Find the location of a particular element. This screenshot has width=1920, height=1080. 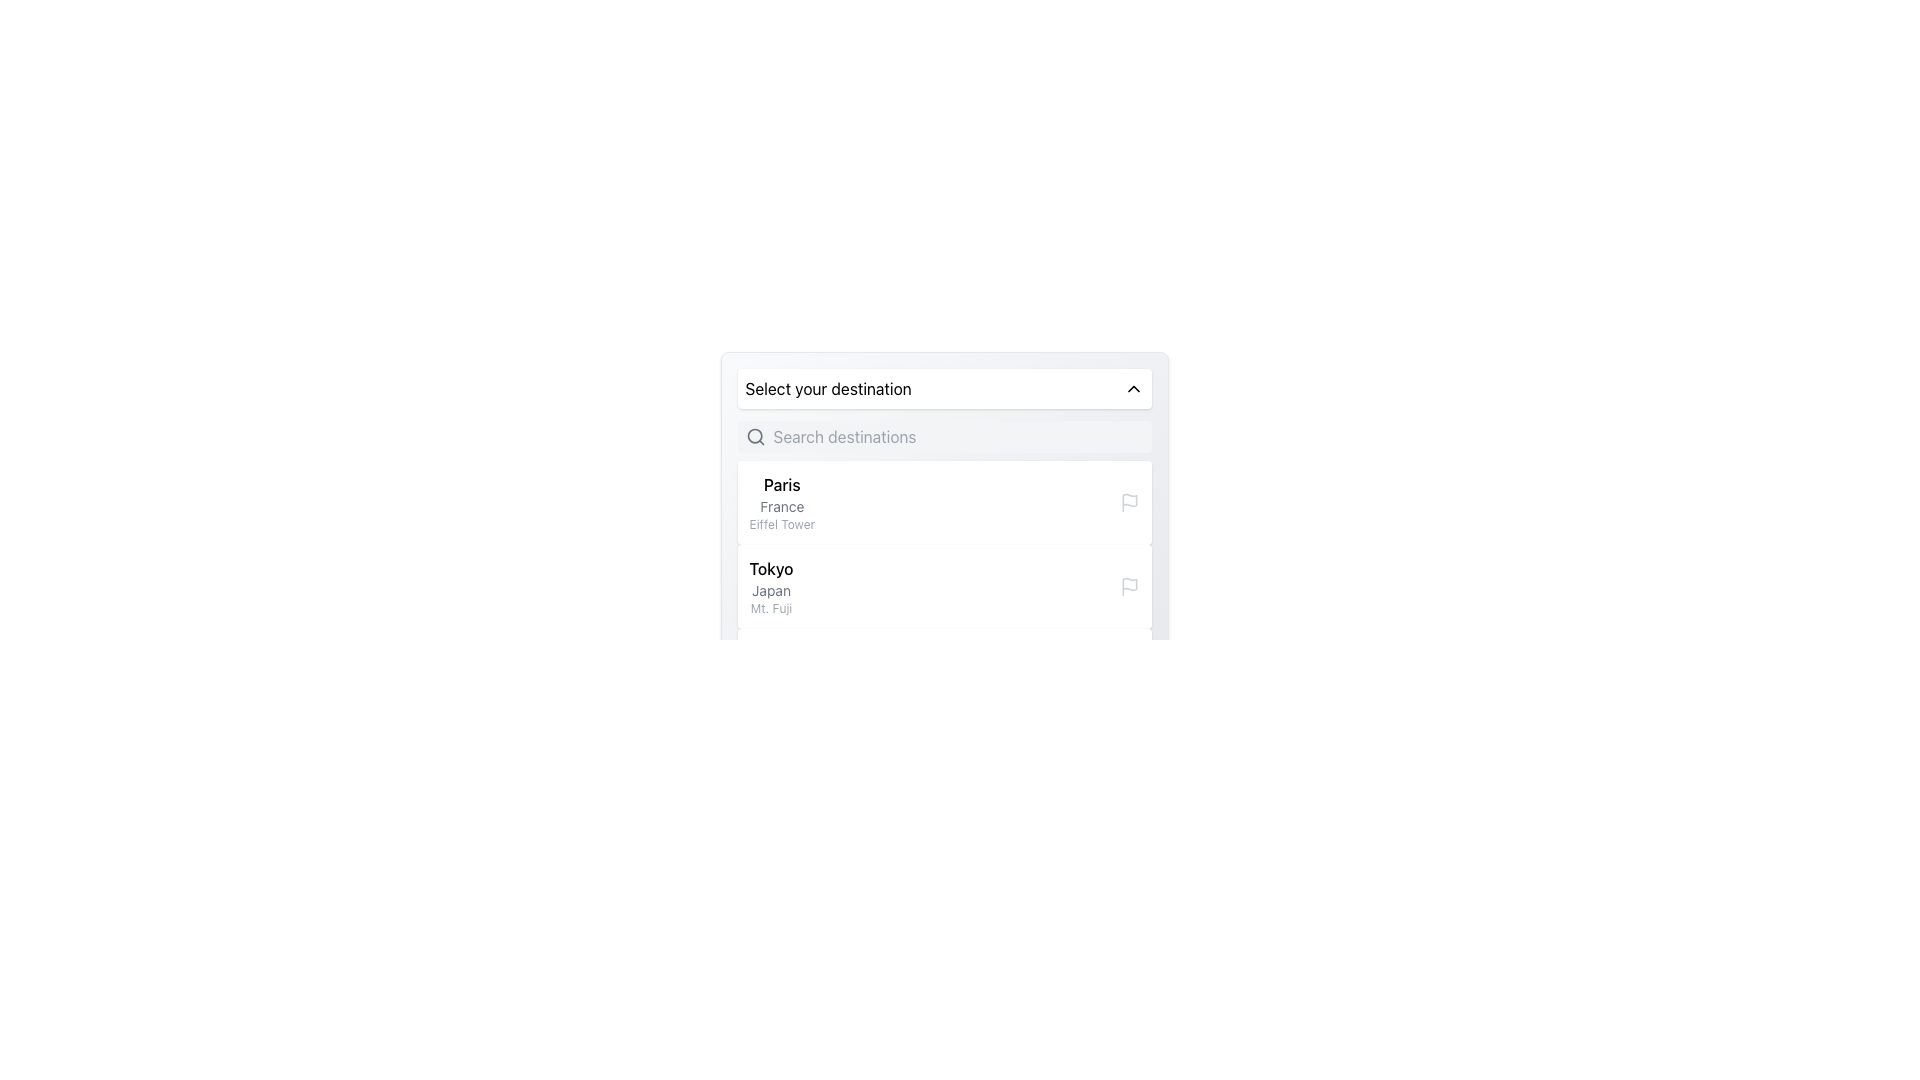

the first item in the selection list that displays a destination with location, country, and landmark details is located at coordinates (943, 501).